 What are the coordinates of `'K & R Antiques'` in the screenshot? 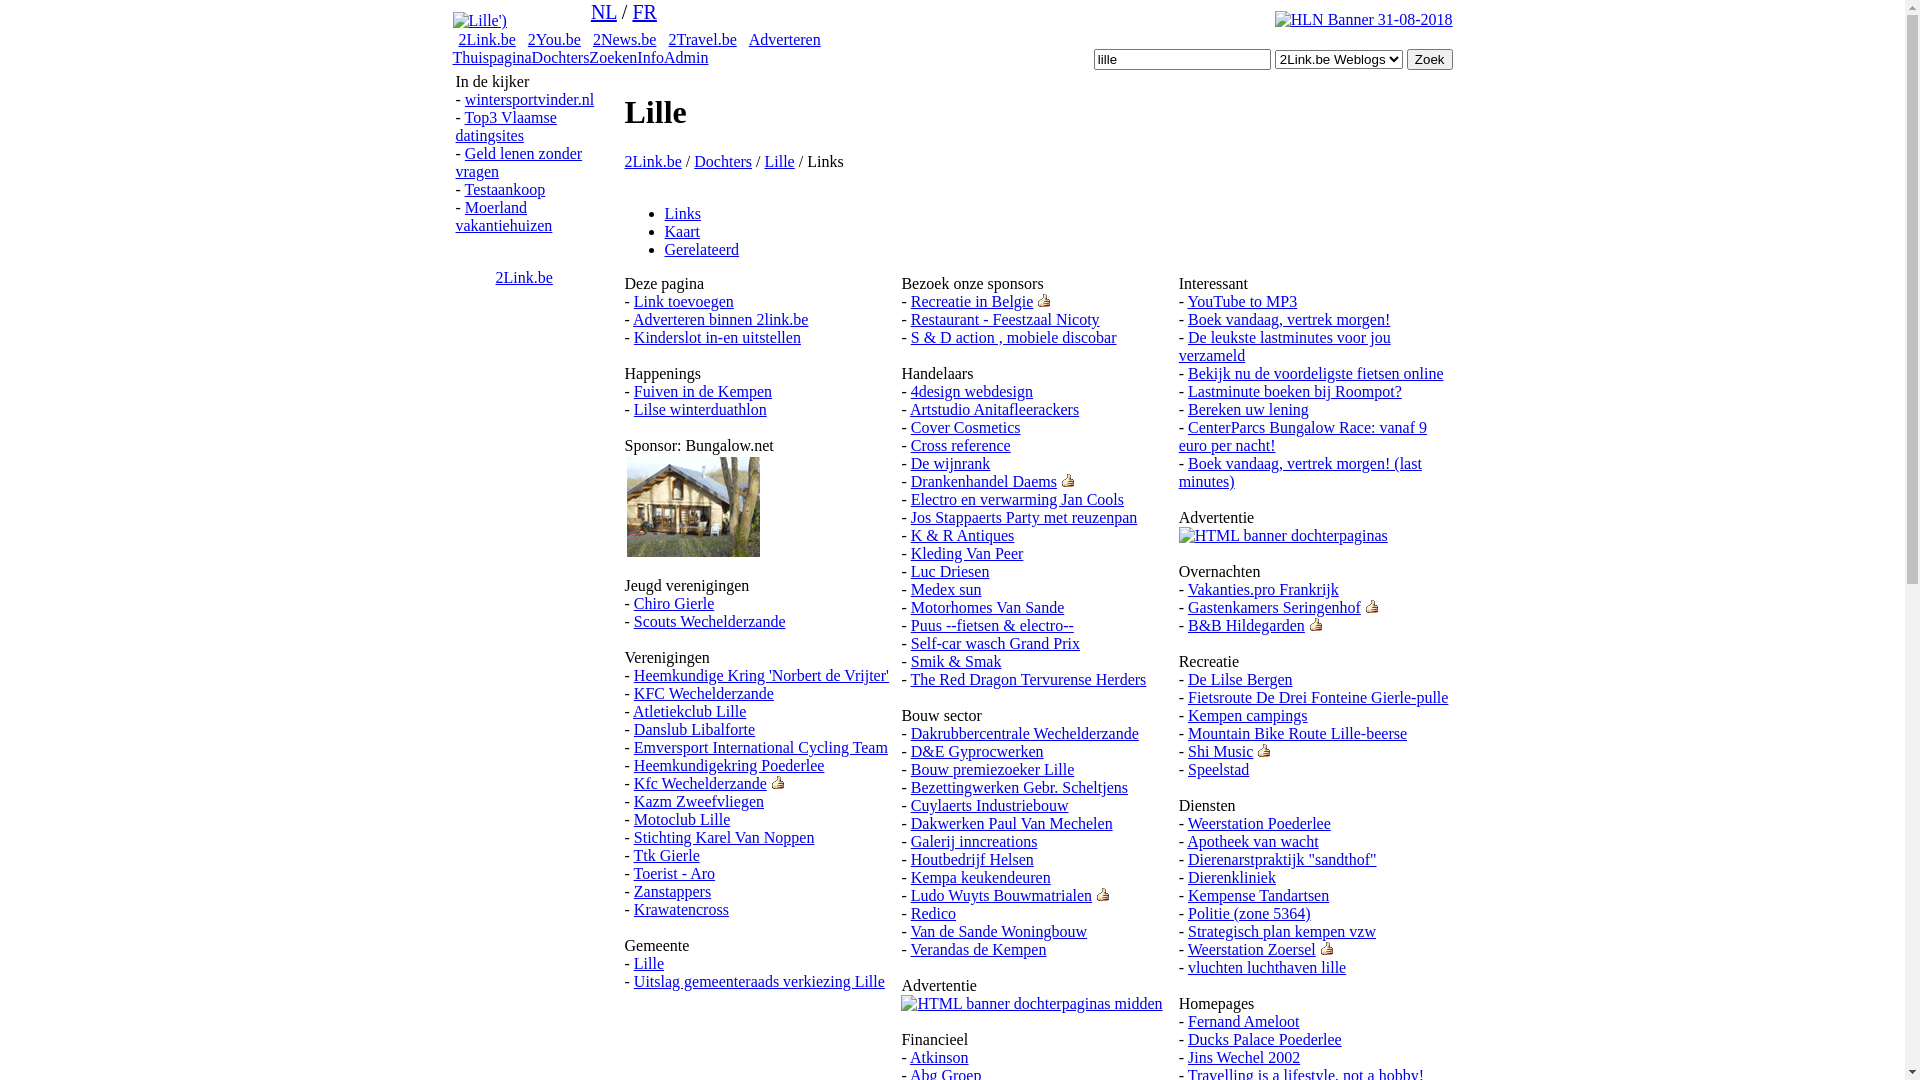 It's located at (963, 534).